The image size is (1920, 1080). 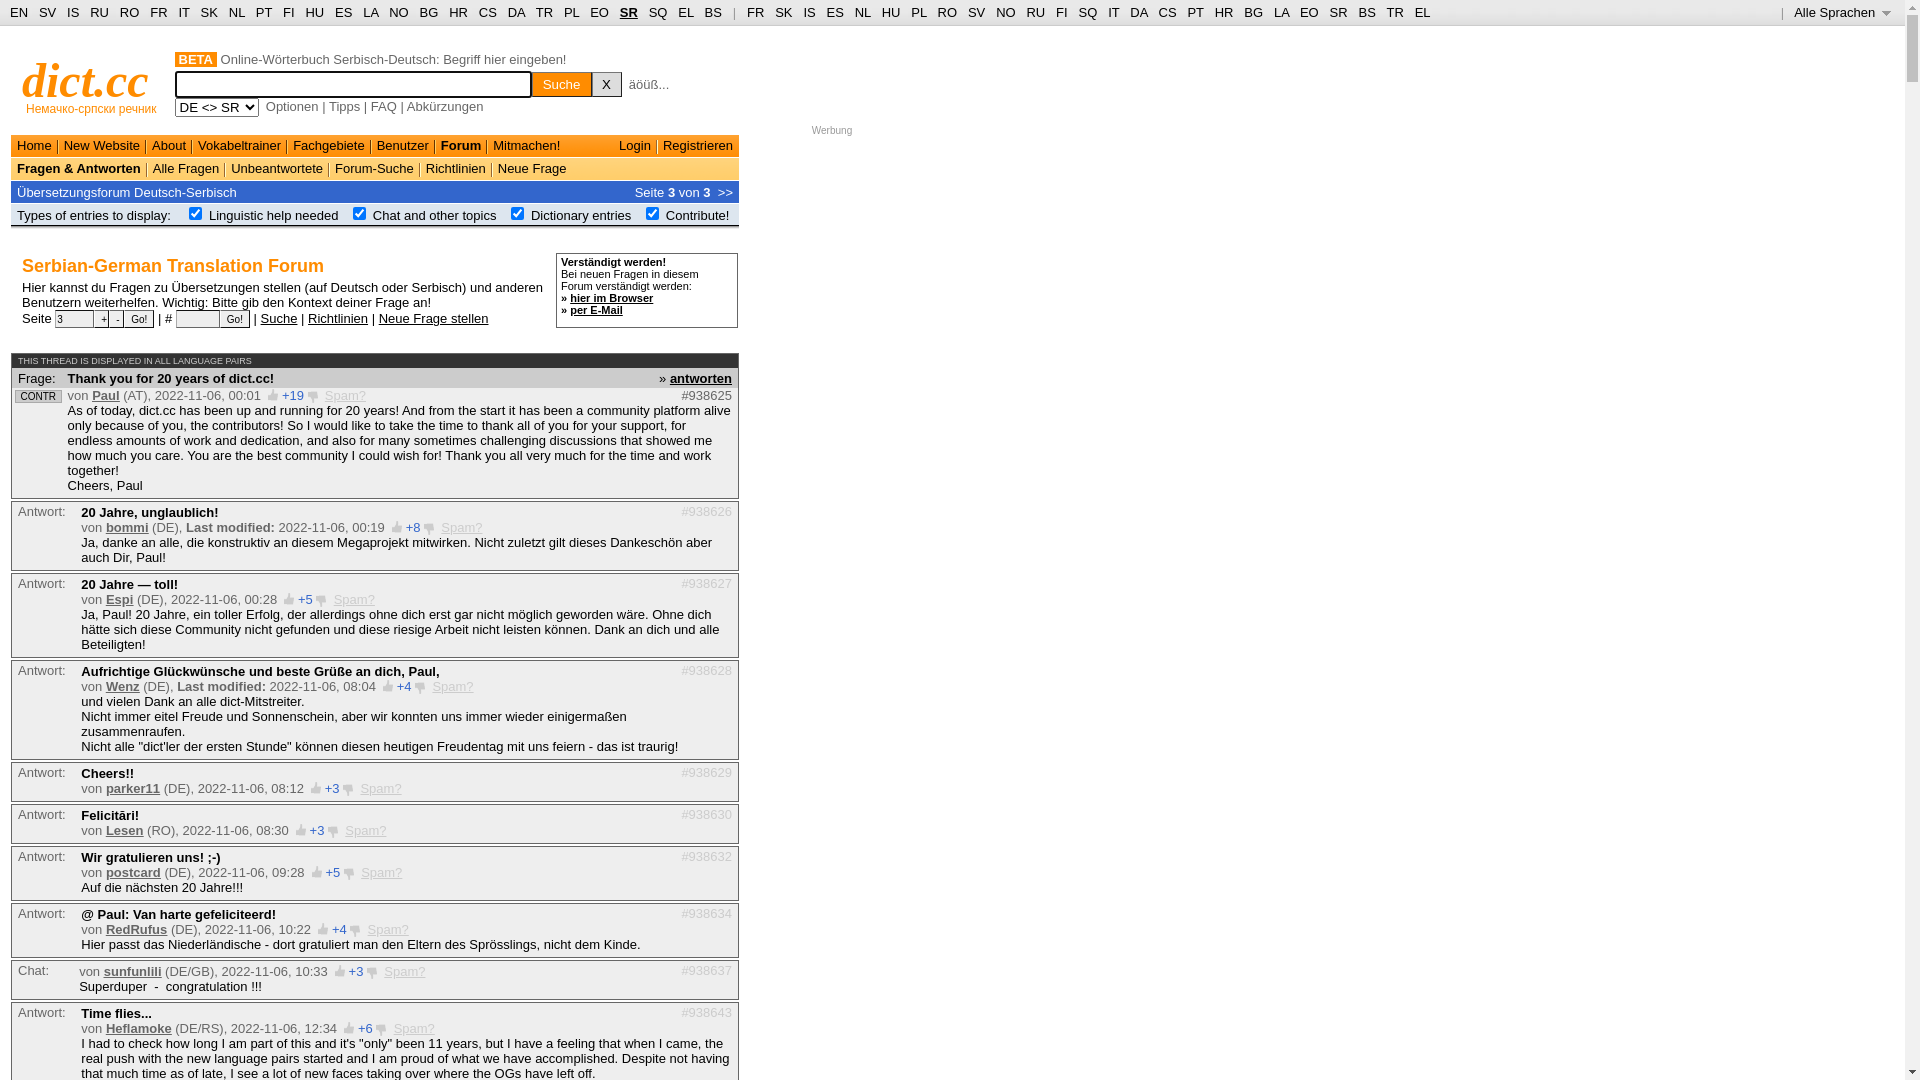 What do you see at coordinates (526, 144) in the screenshot?
I see `'Mitmachen!'` at bounding box center [526, 144].